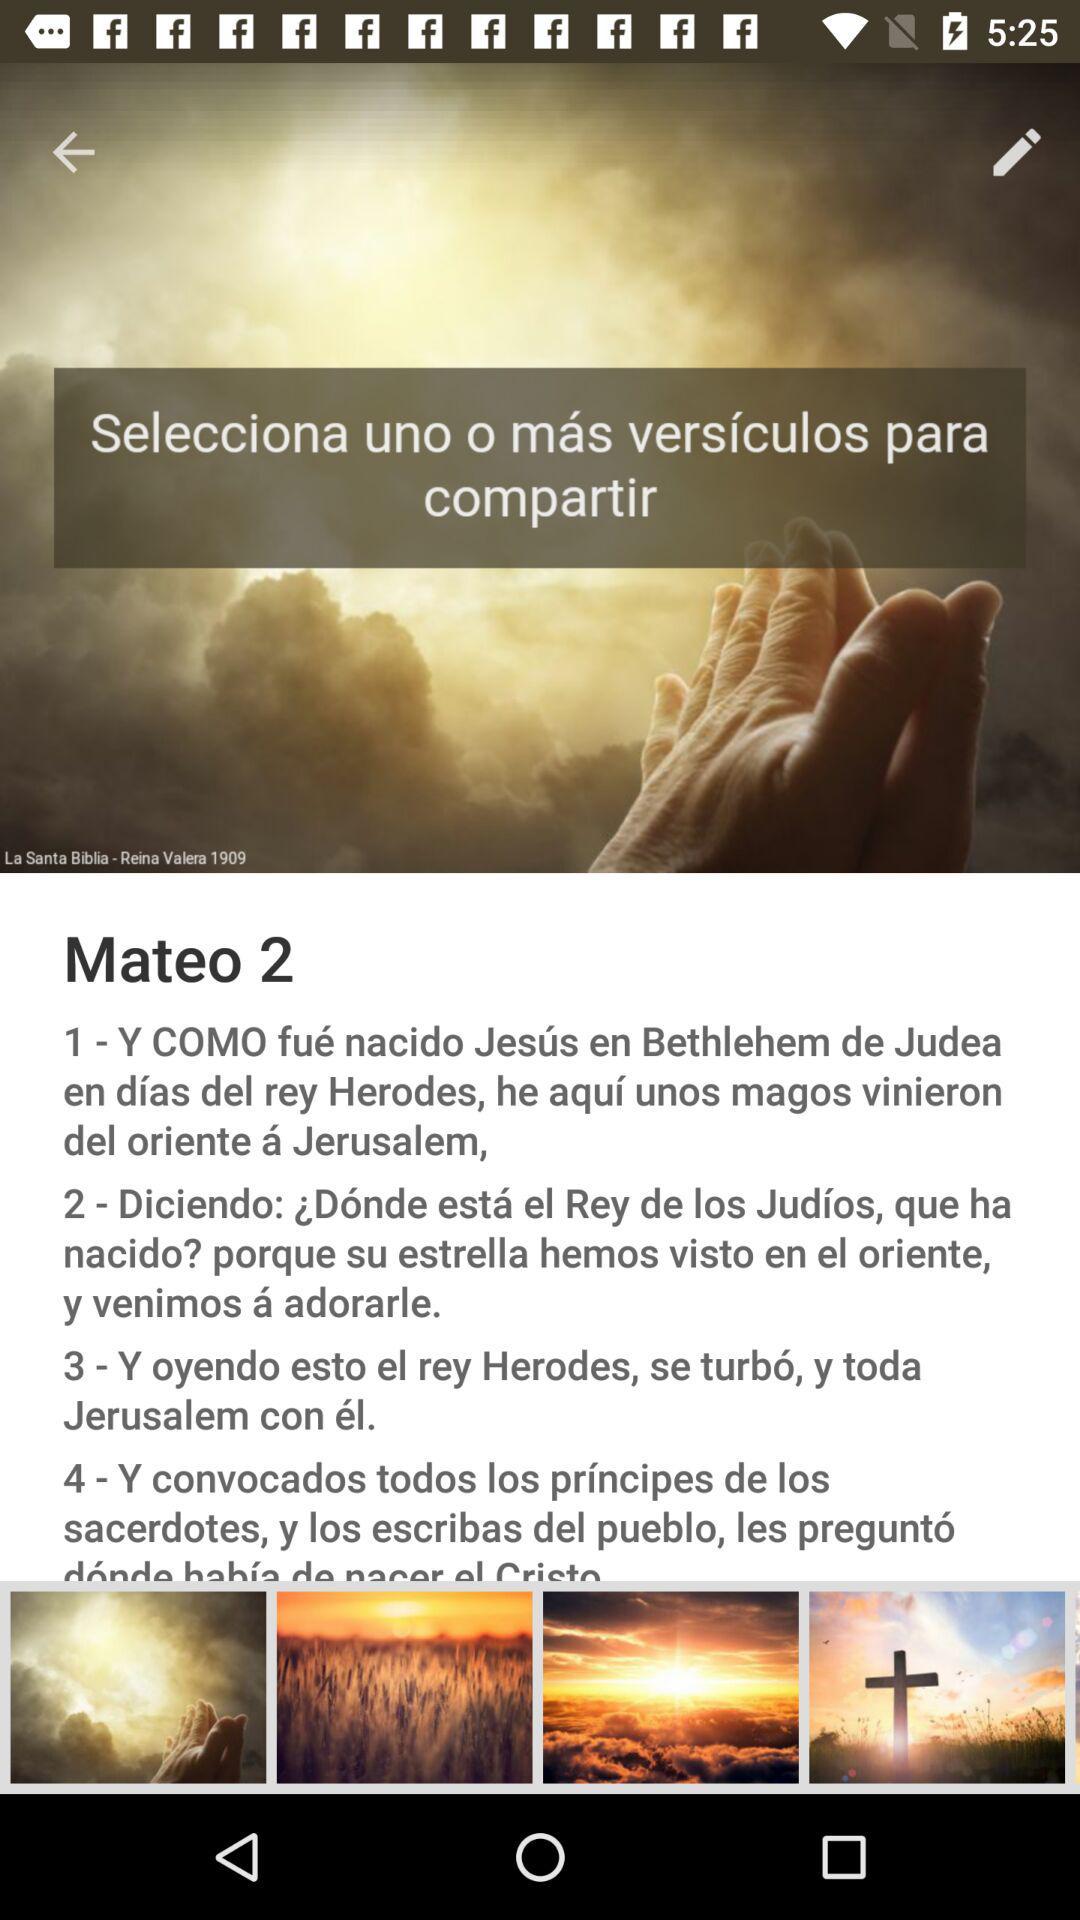  I want to click on the 4 y convocados item, so click(540, 1513).